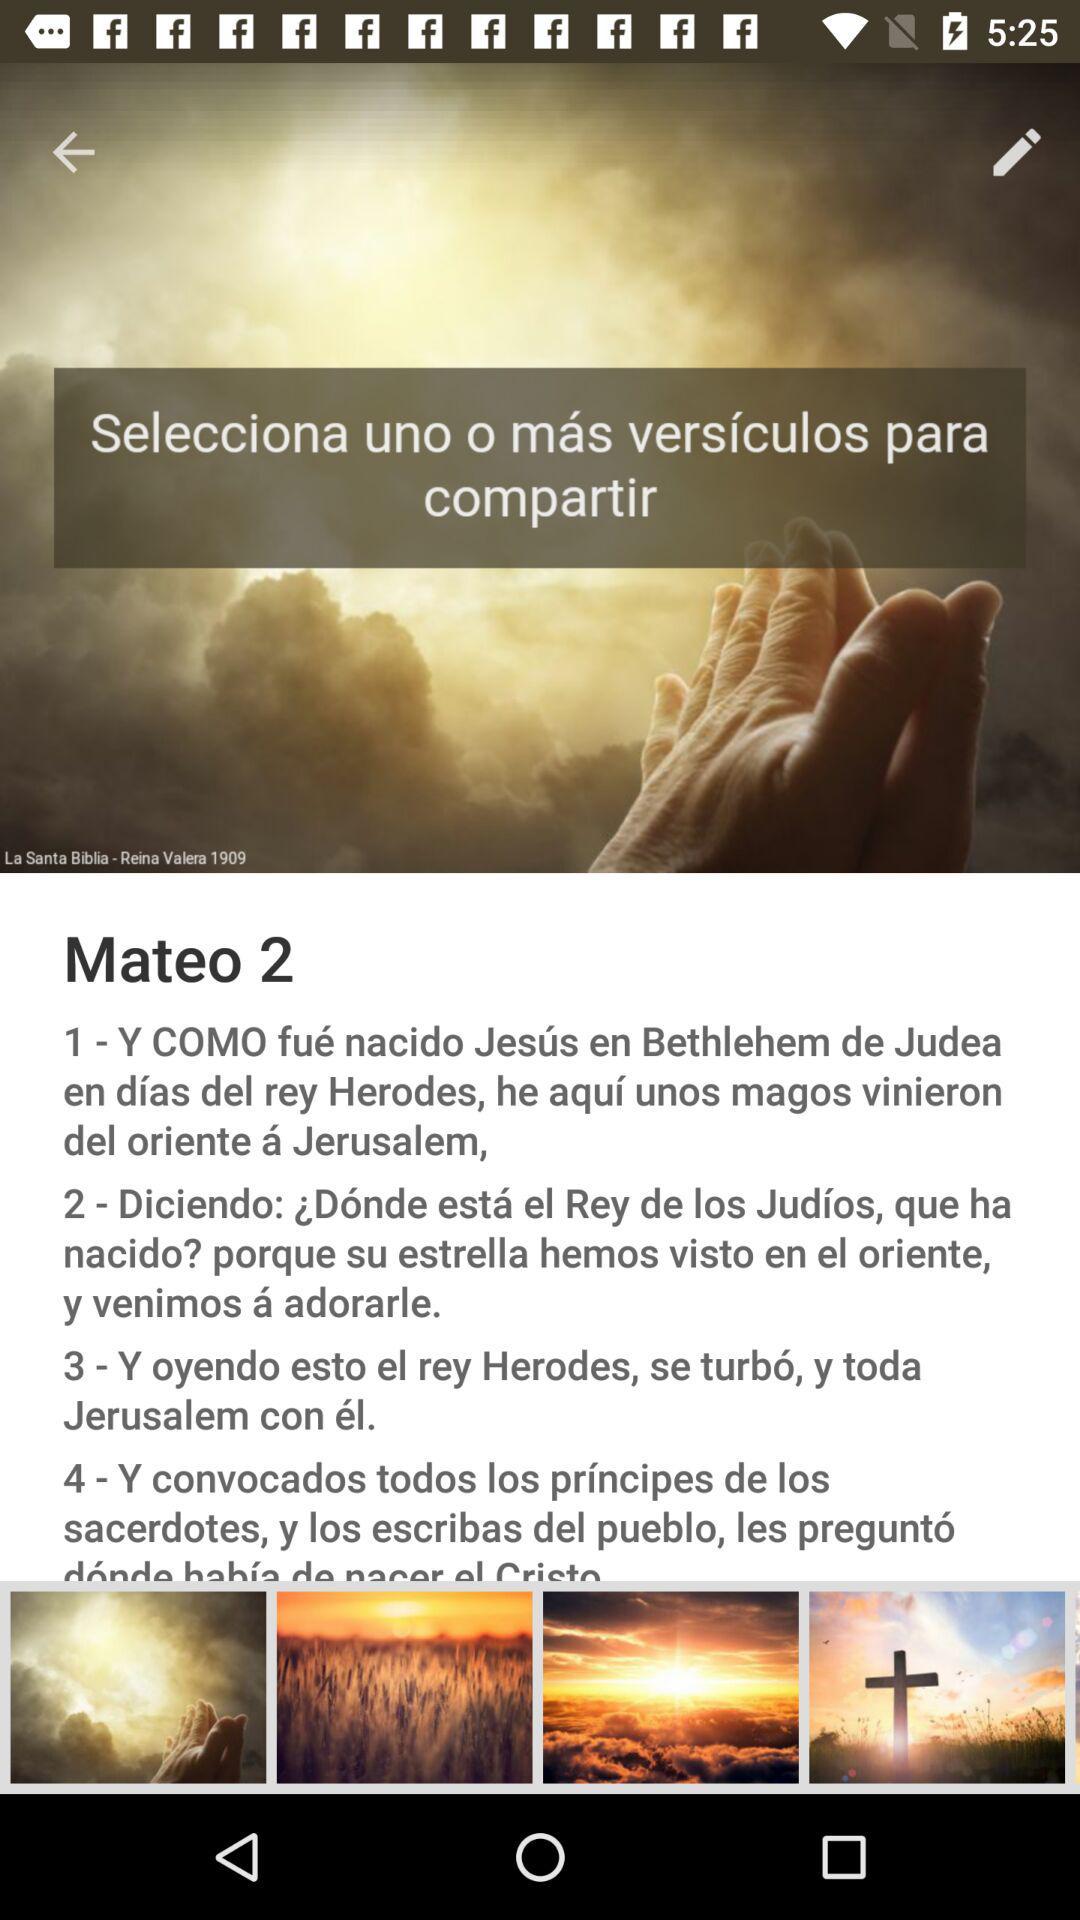  I want to click on the 4 y convocados item, so click(540, 1513).